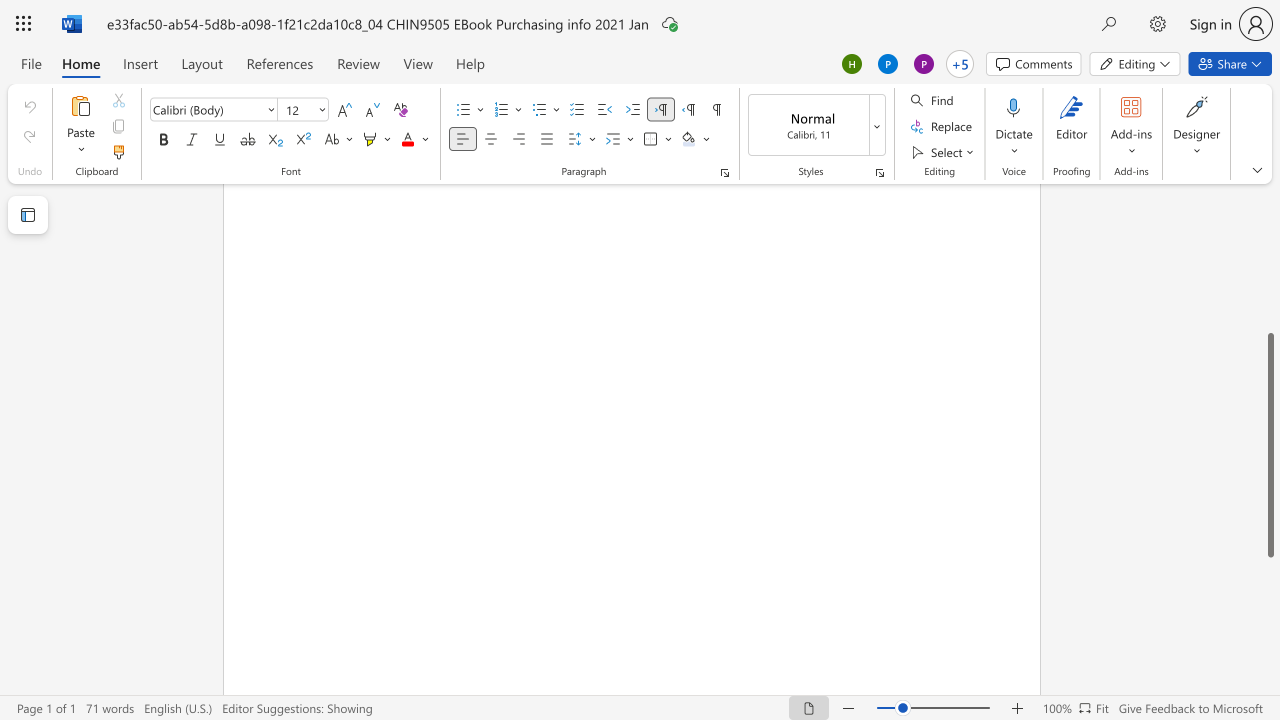  What do you see at coordinates (1269, 444) in the screenshot?
I see `the scrollbar and move up 130 pixels` at bounding box center [1269, 444].